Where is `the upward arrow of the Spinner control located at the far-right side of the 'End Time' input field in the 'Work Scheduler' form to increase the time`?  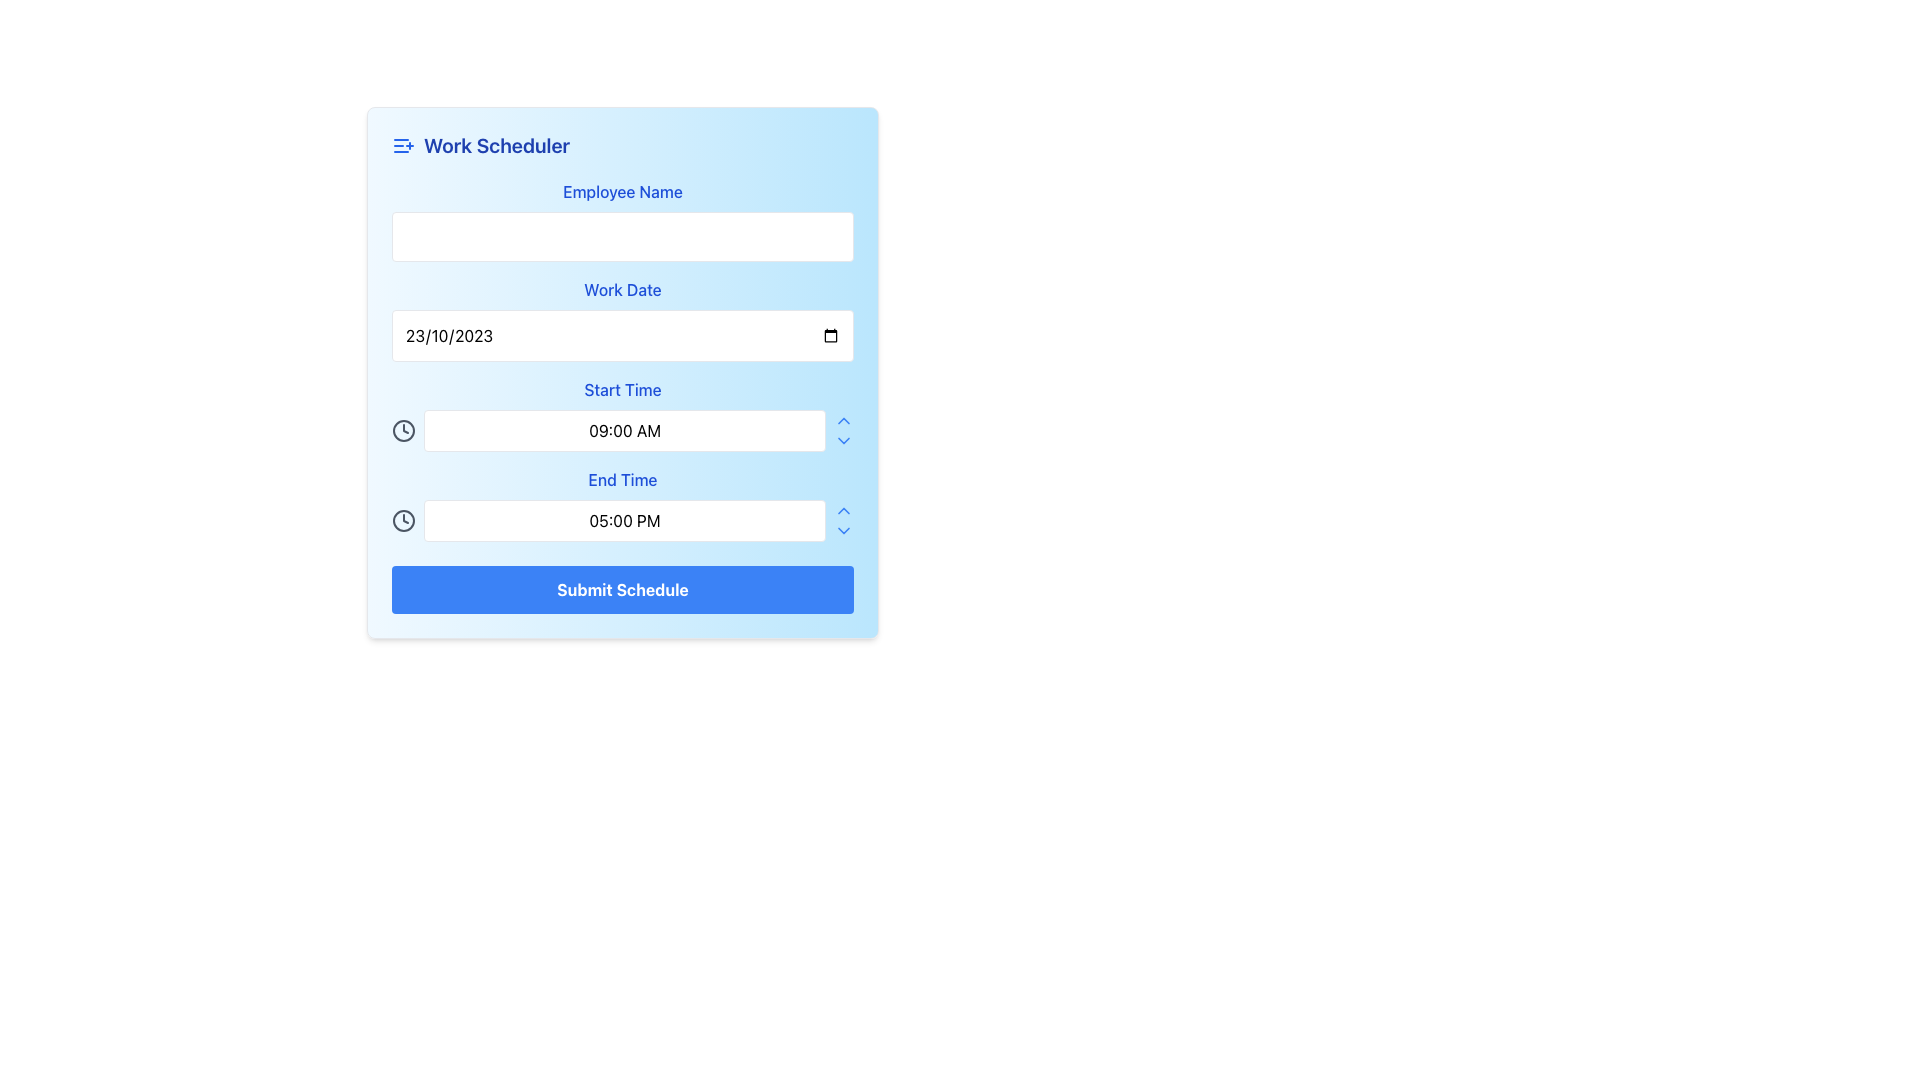
the upward arrow of the Spinner control located at the far-right side of the 'End Time' input field in the 'Work Scheduler' form to increase the time is located at coordinates (844, 519).